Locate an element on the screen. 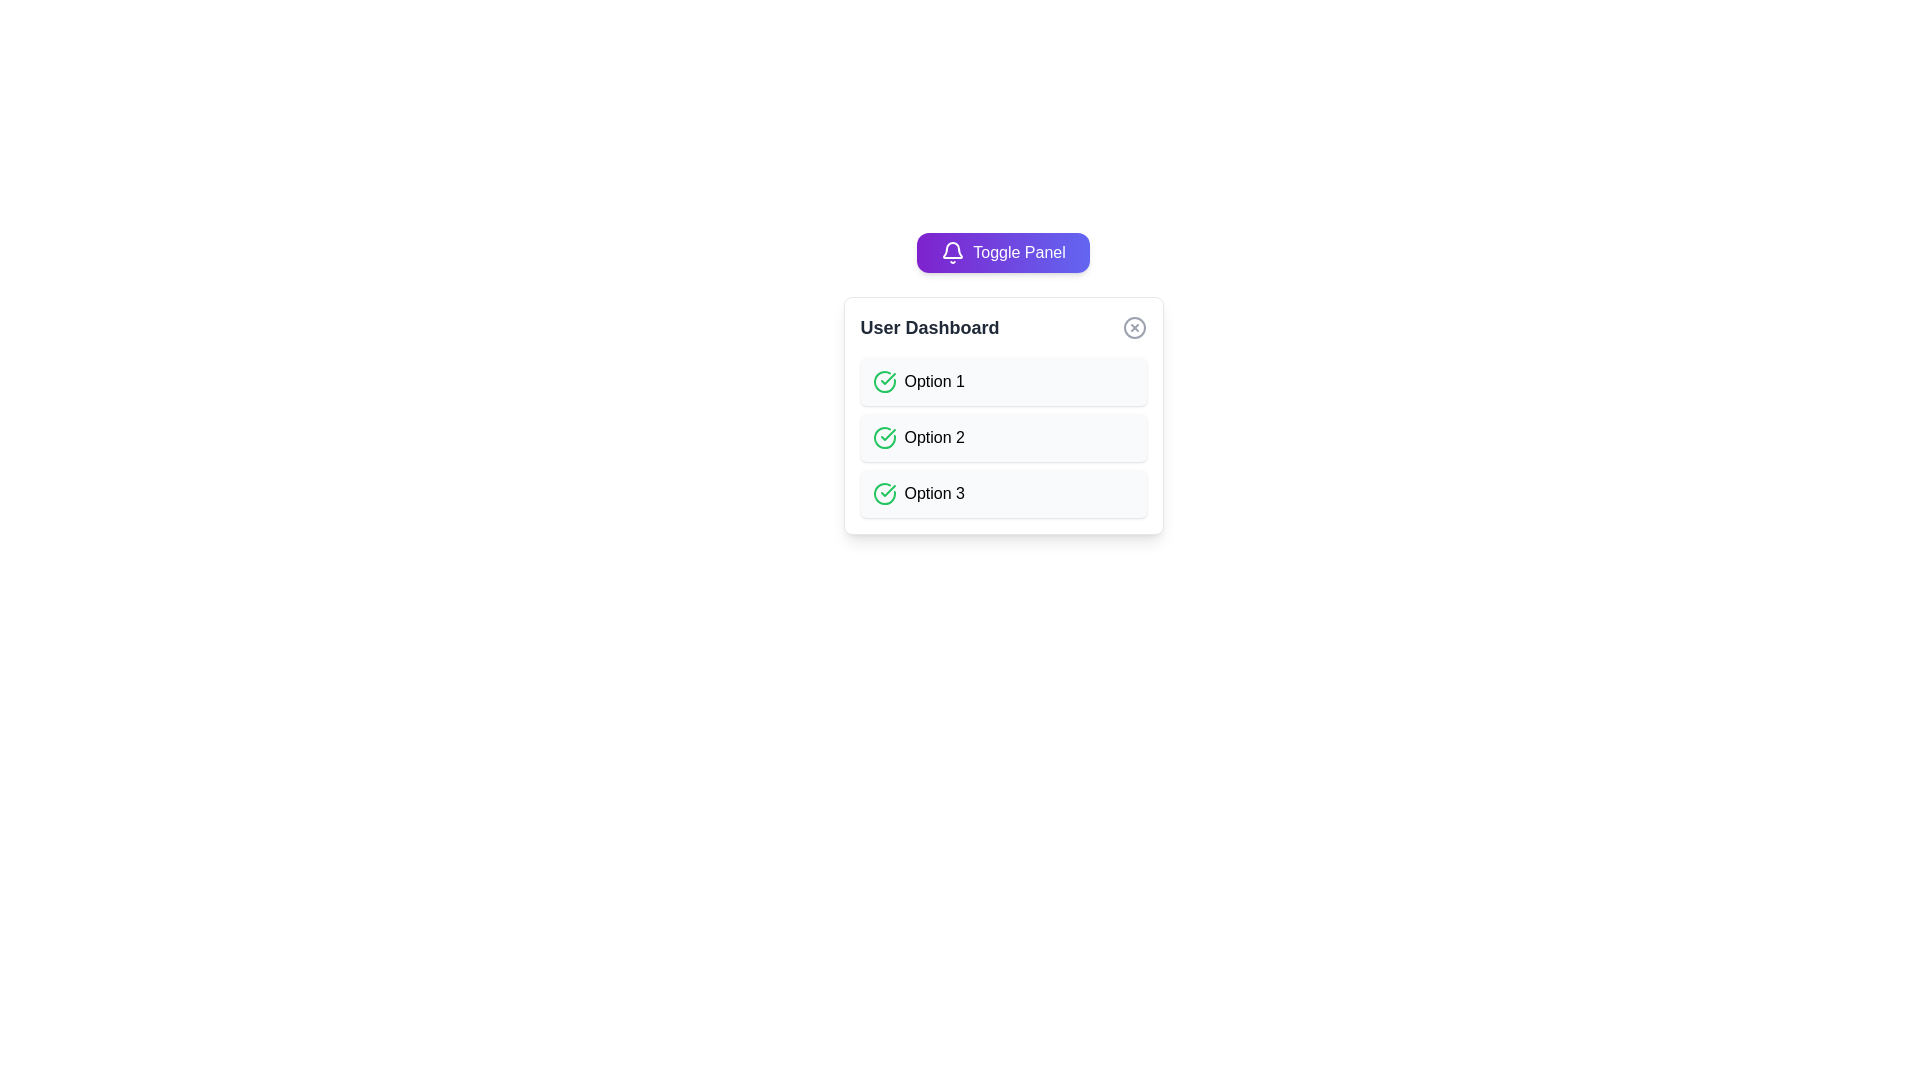 The width and height of the screenshot is (1920, 1080). the status icon representing 'Option 3' in the User Dashboard, which indicates the selection state of the option is located at coordinates (883, 493).